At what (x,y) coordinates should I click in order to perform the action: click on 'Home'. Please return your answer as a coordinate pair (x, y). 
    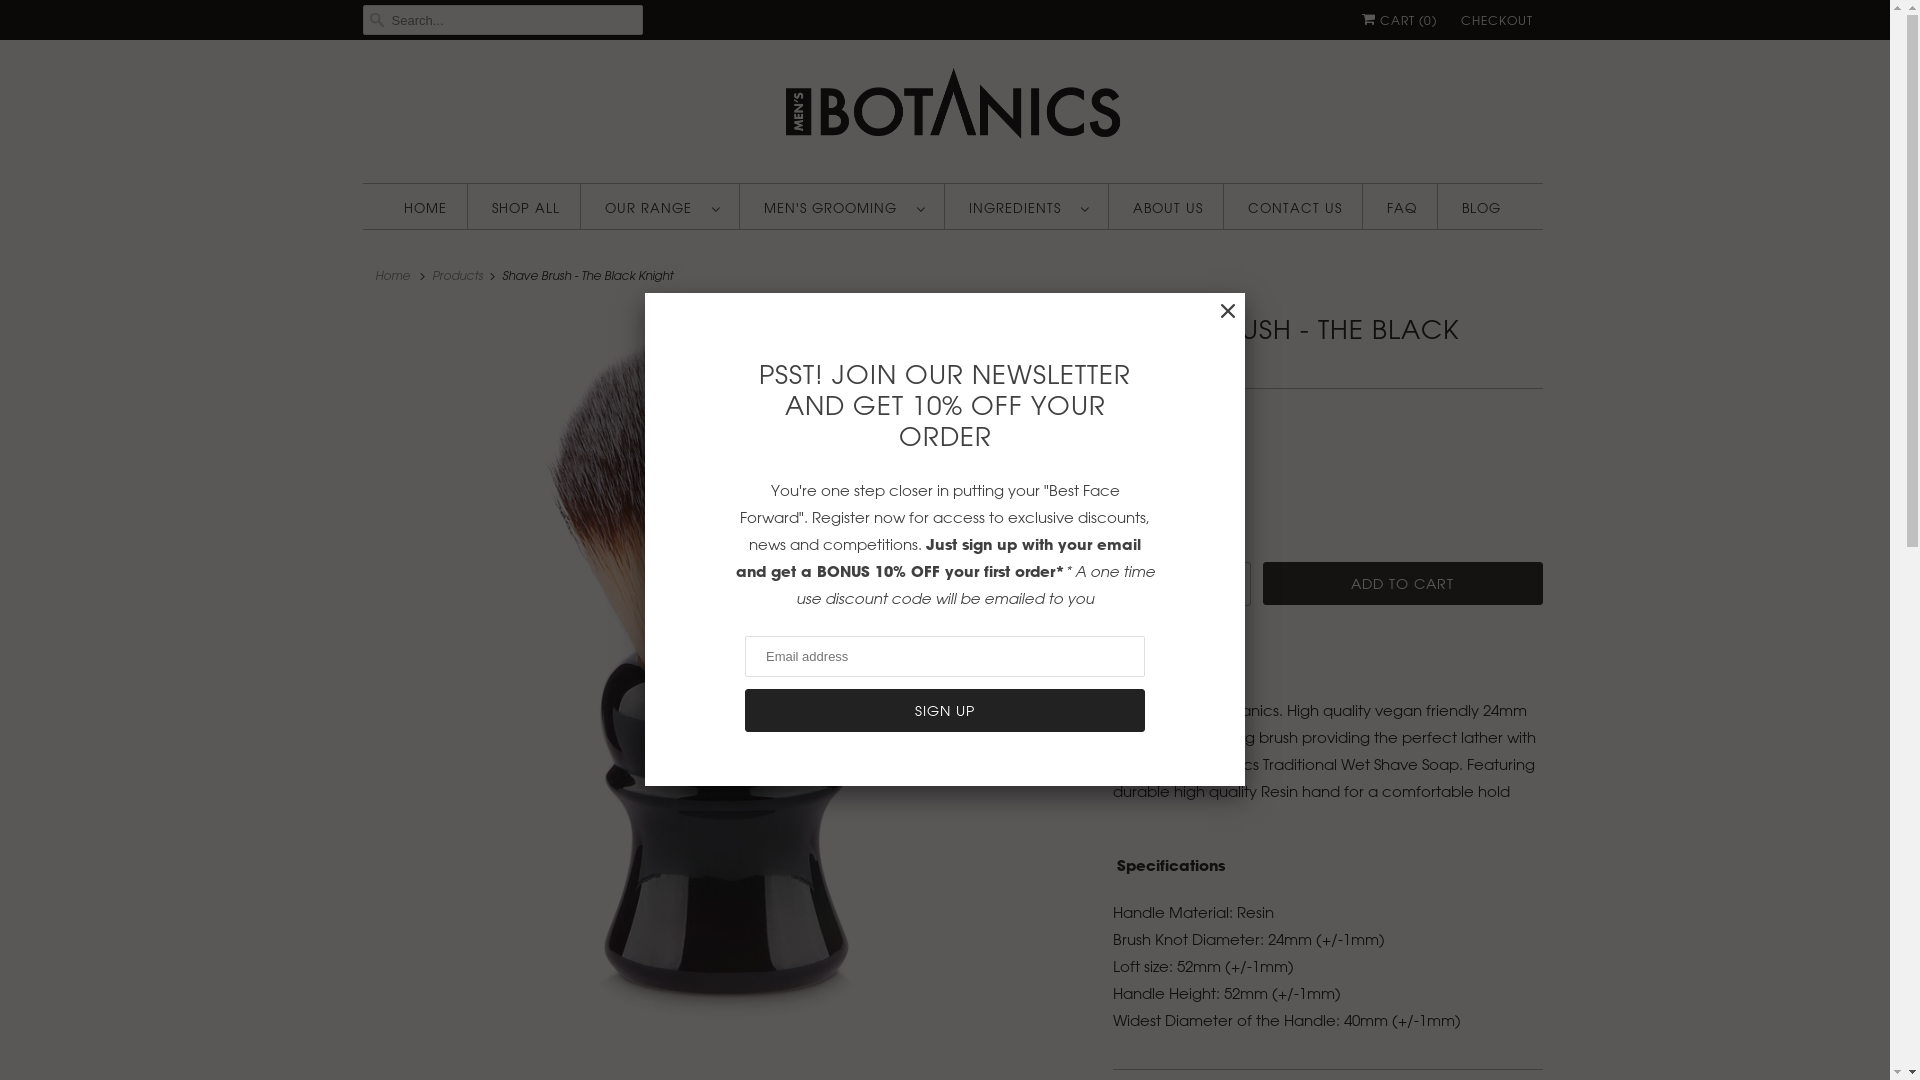
    Looking at the image, I should click on (374, 274).